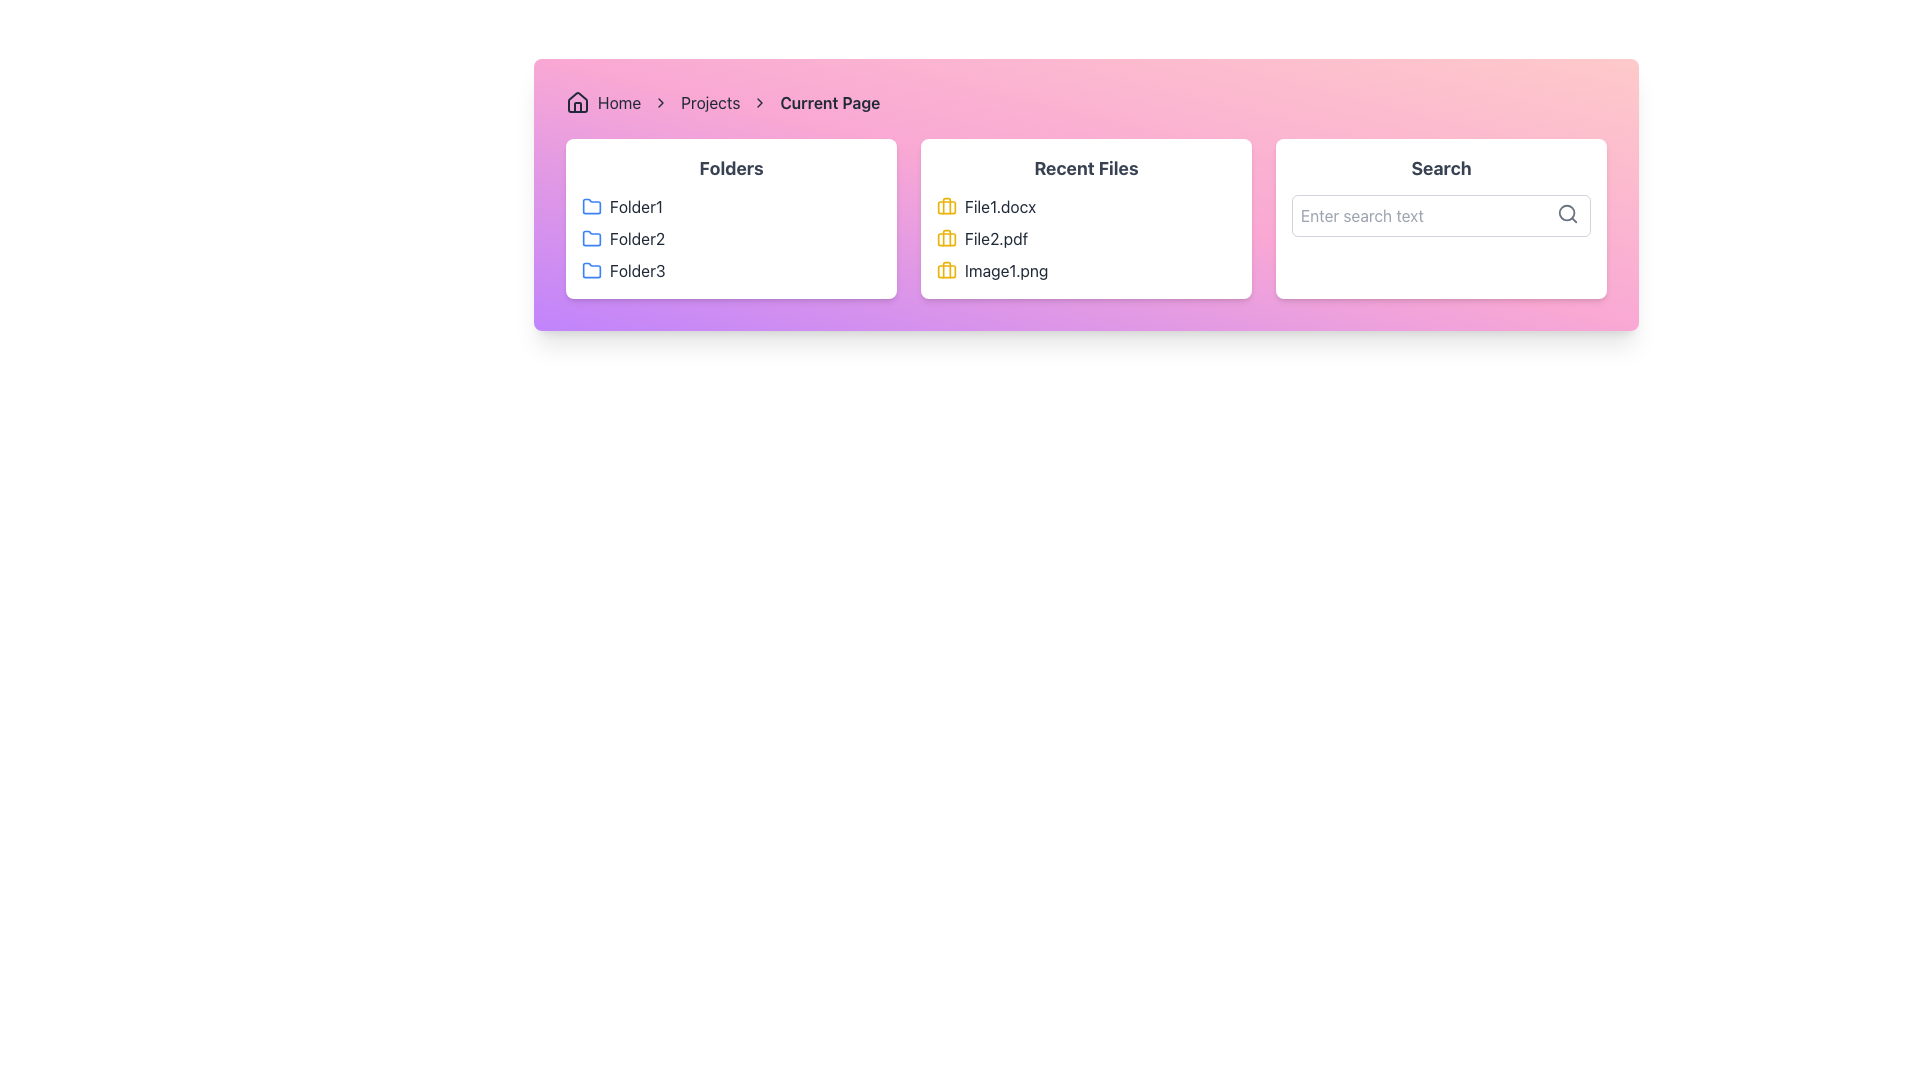 The image size is (1920, 1080). Describe the element at coordinates (730, 270) in the screenshot. I see `the list item representing the folder labeled 'Folder3' which is the third item in the vertical list of folders` at that location.